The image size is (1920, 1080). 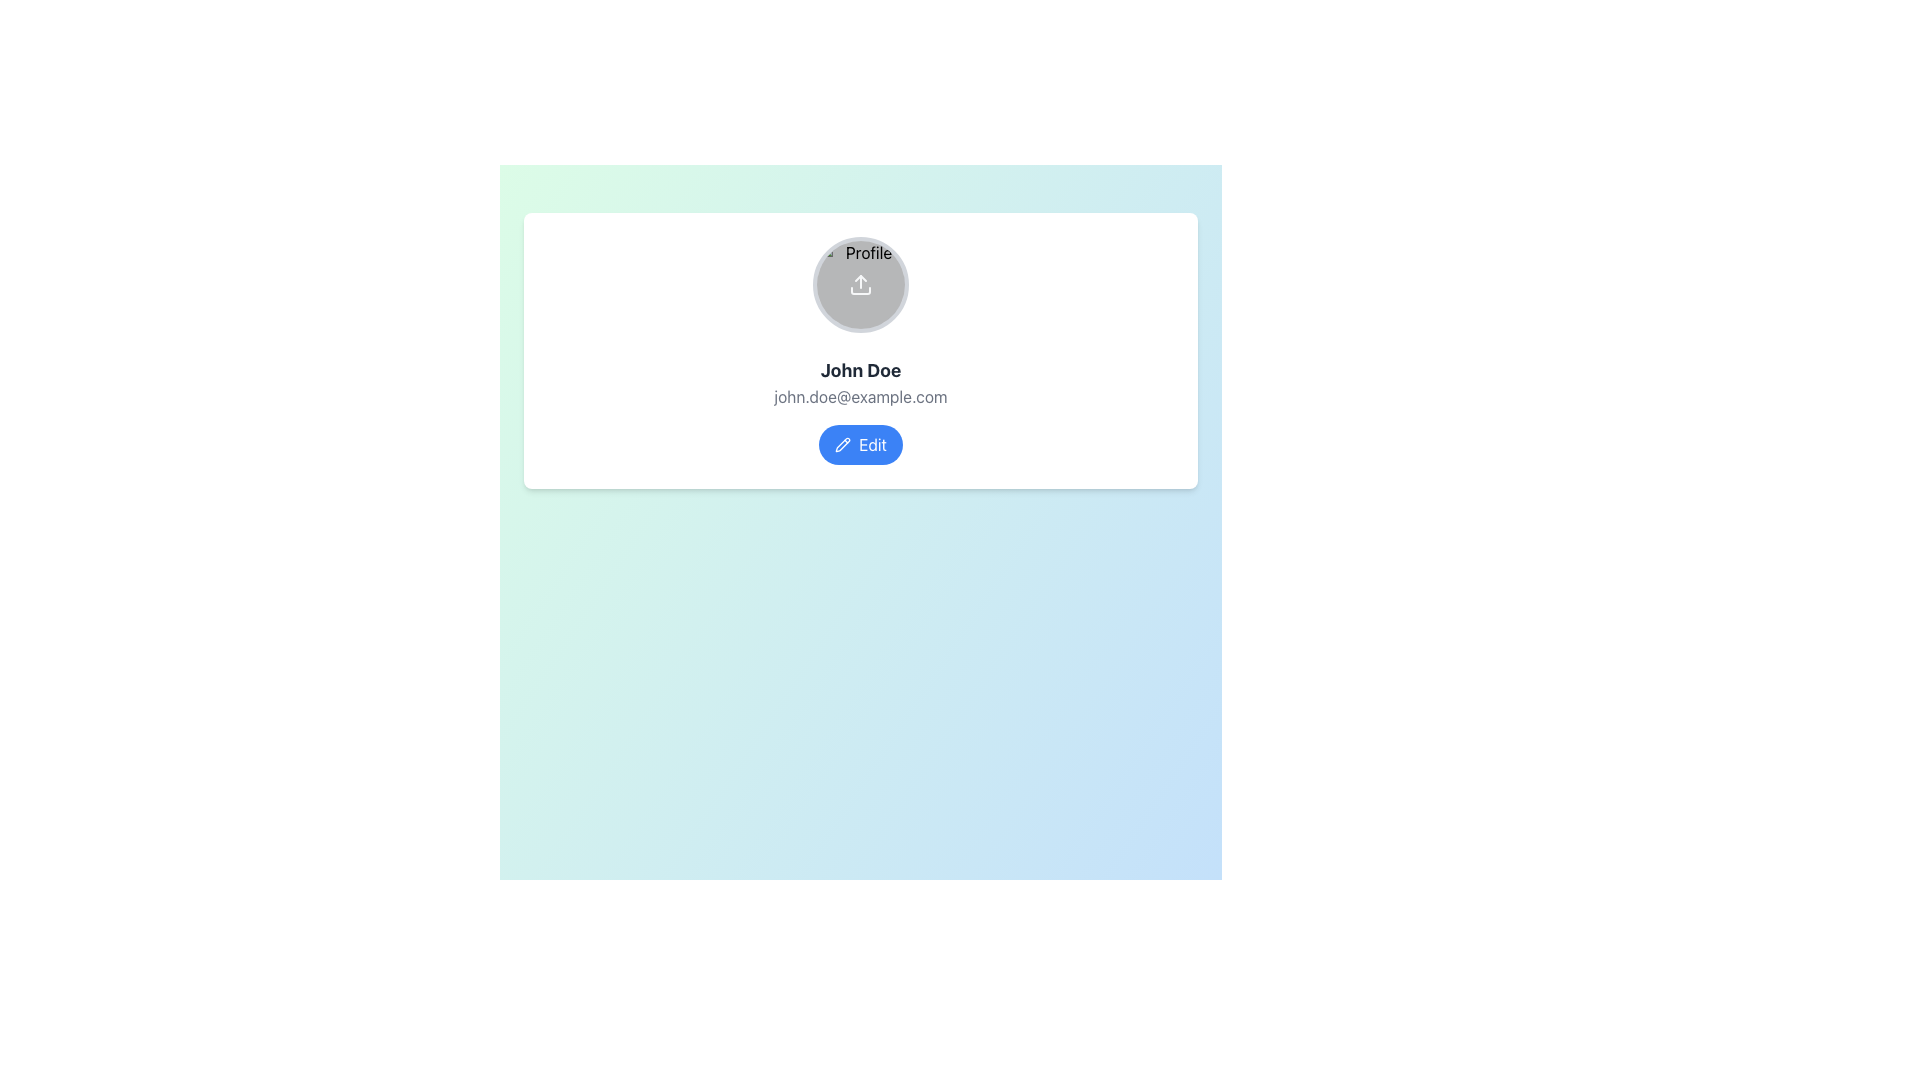 What do you see at coordinates (860, 382) in the screenshot?
I see `displayed text from the text field showing 'John Doe' and 'john.doe@example.com', which is centrally located below a profile picture and above an 'Edit' button` at bounding box center [860, 382].